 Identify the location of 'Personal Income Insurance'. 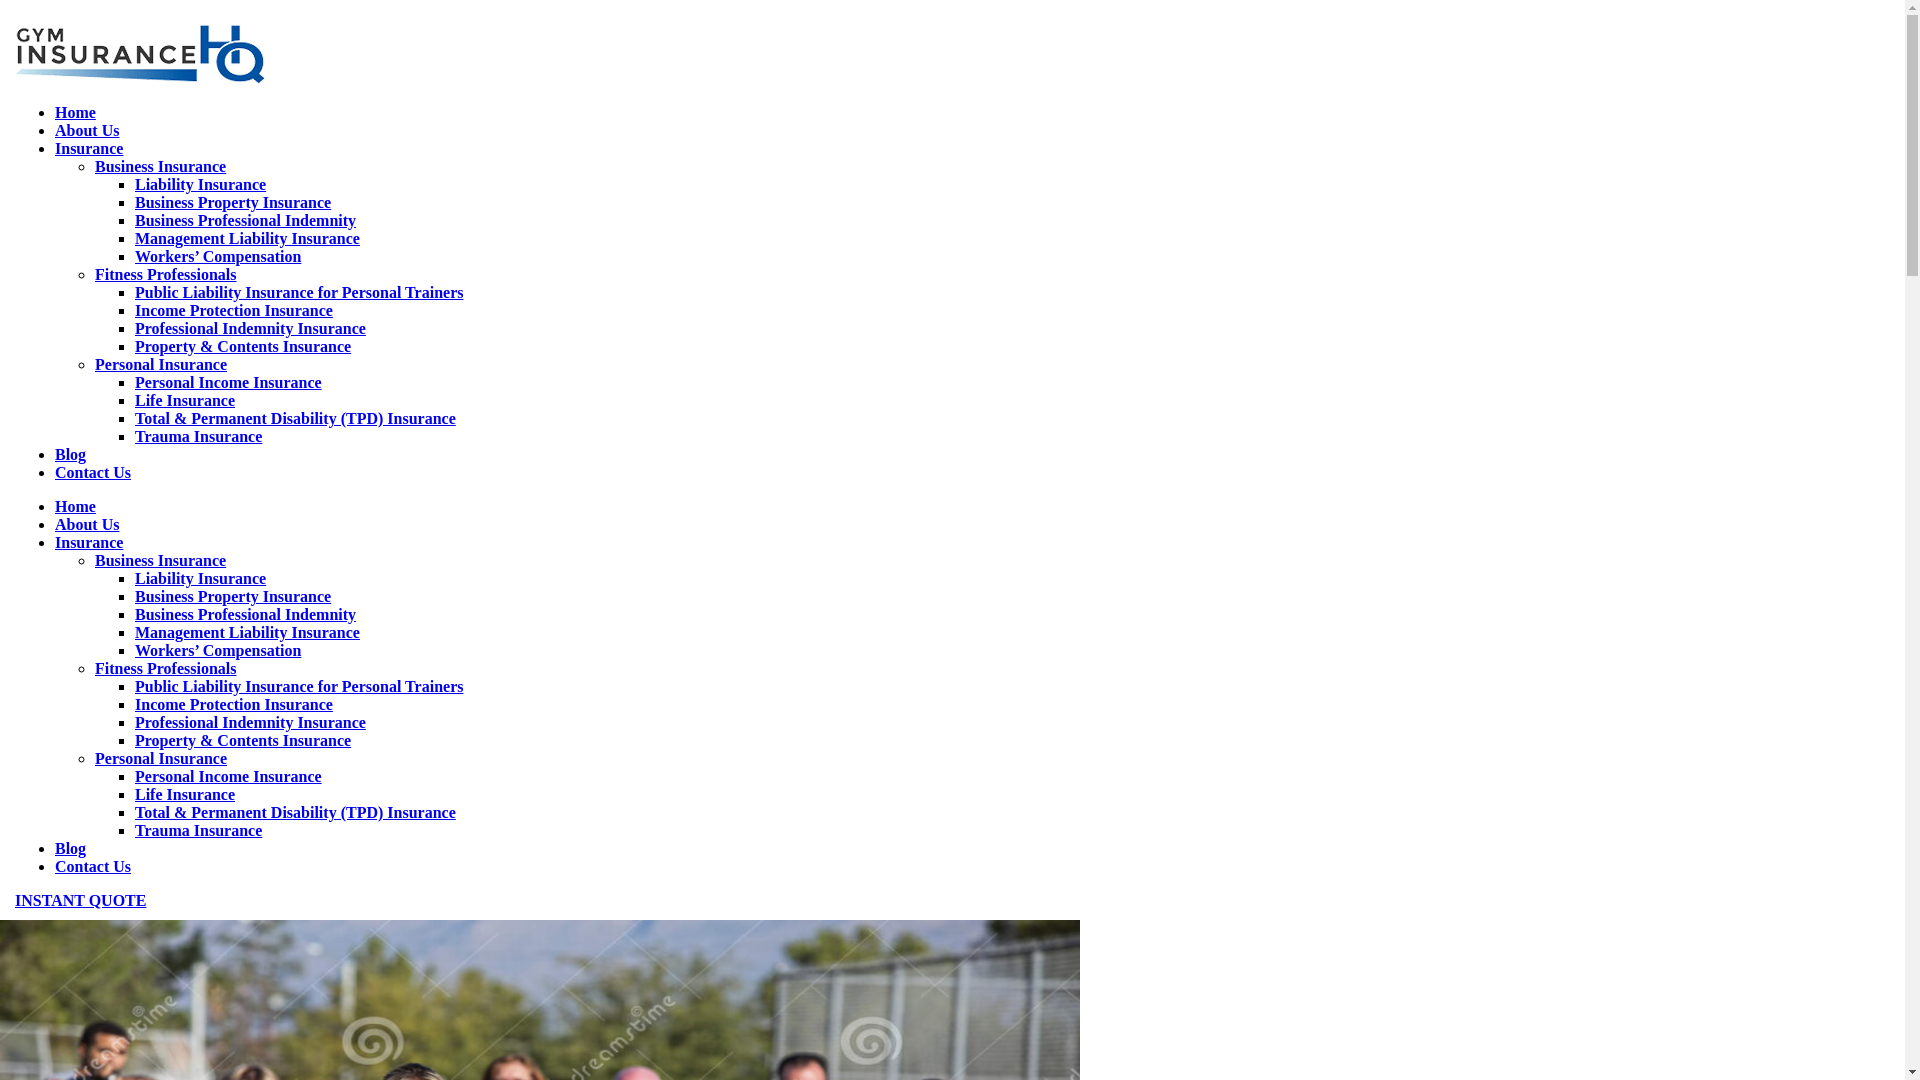
(228, 775).